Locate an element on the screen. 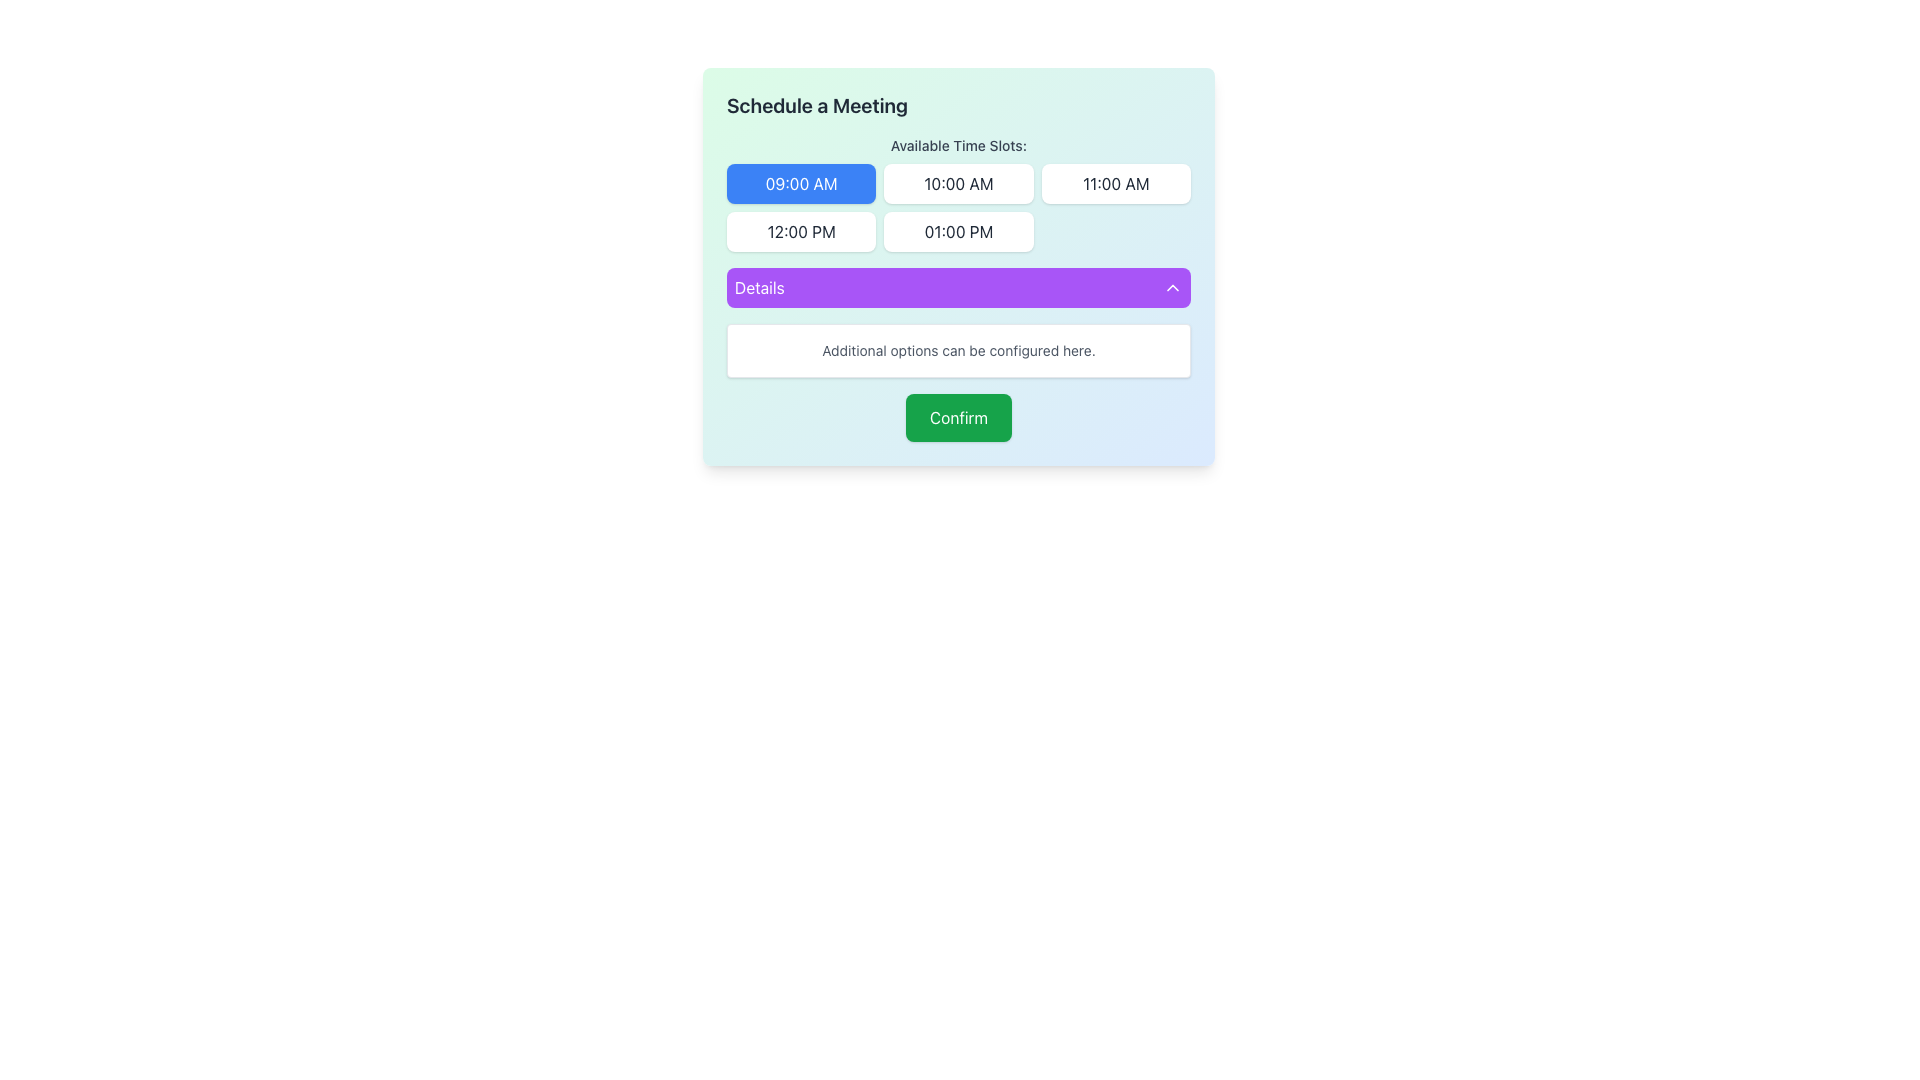 The image size is (1920, 1080). the button labeled '12:00 PM' is located at coordinates (801, 230).